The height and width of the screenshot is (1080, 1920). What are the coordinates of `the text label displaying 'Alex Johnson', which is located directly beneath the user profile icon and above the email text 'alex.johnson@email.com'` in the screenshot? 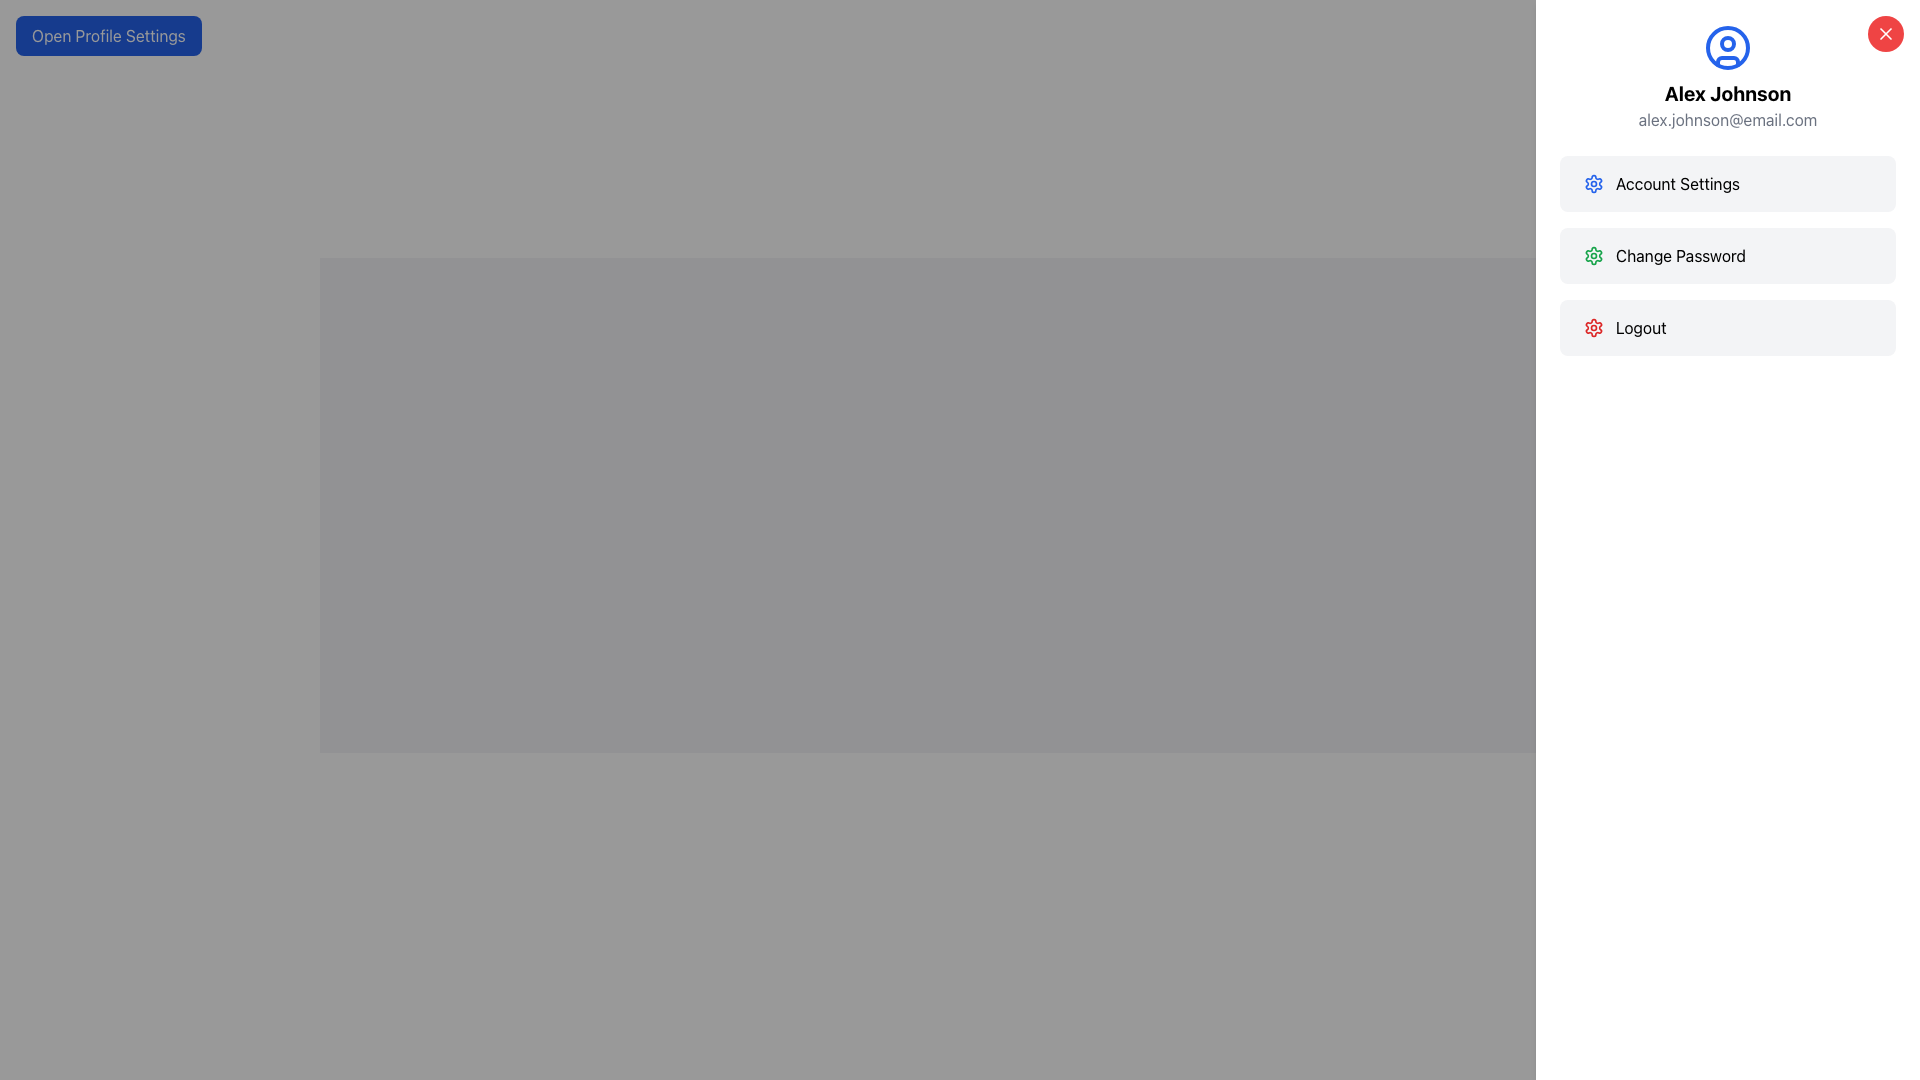 It's located at (1727, 93).